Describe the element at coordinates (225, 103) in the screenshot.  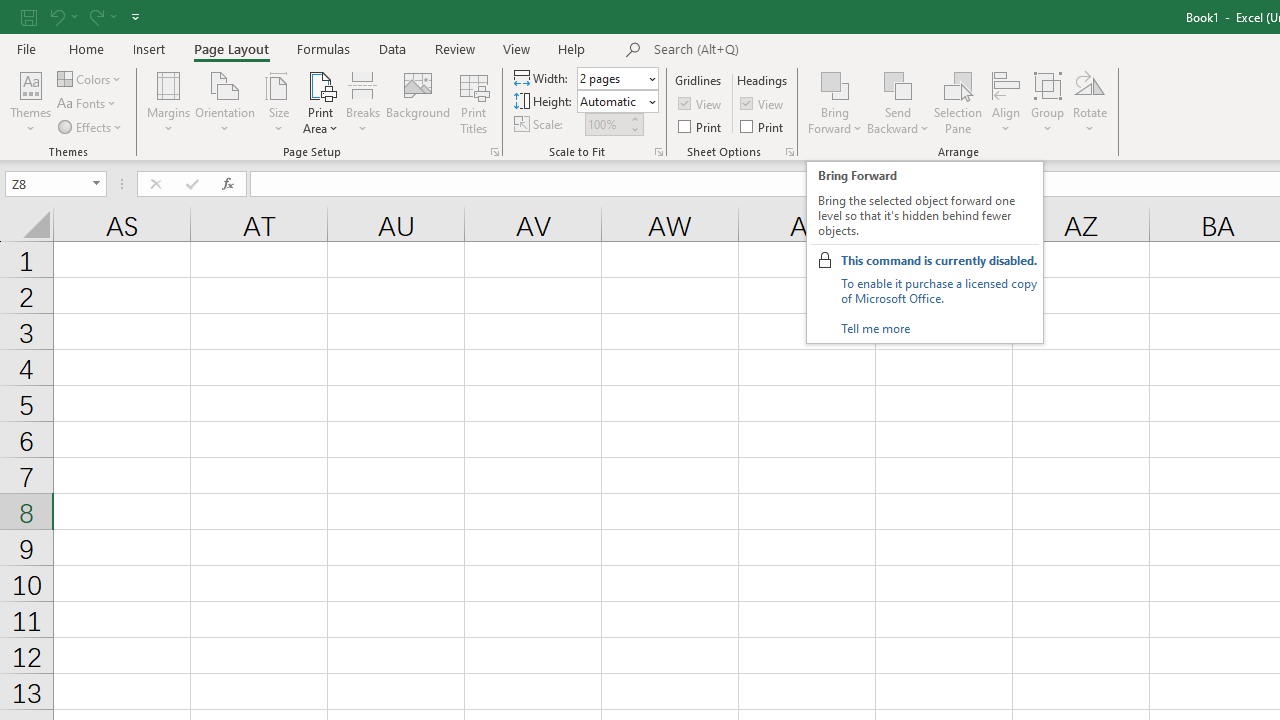
I see `'Orientation'` at that location.